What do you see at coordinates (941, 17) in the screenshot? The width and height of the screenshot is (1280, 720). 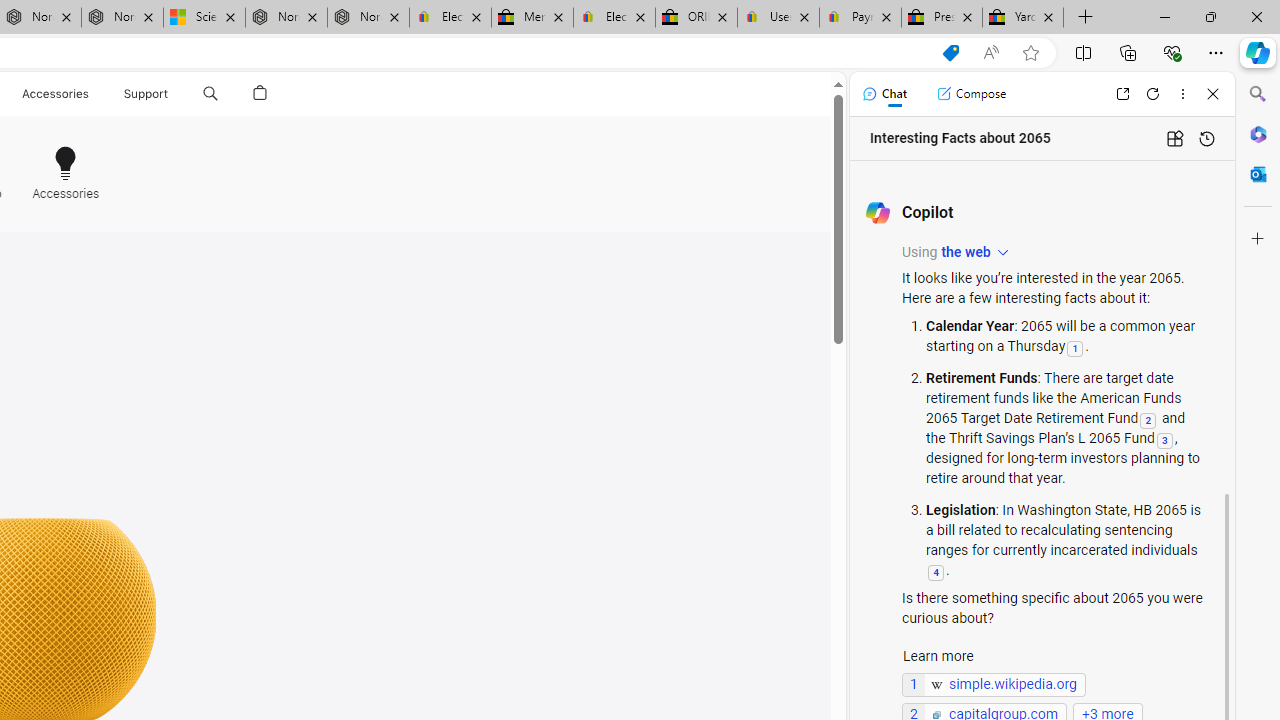 I see `'Press Room - eBay Inc.'` at bounding box center [941, 17].